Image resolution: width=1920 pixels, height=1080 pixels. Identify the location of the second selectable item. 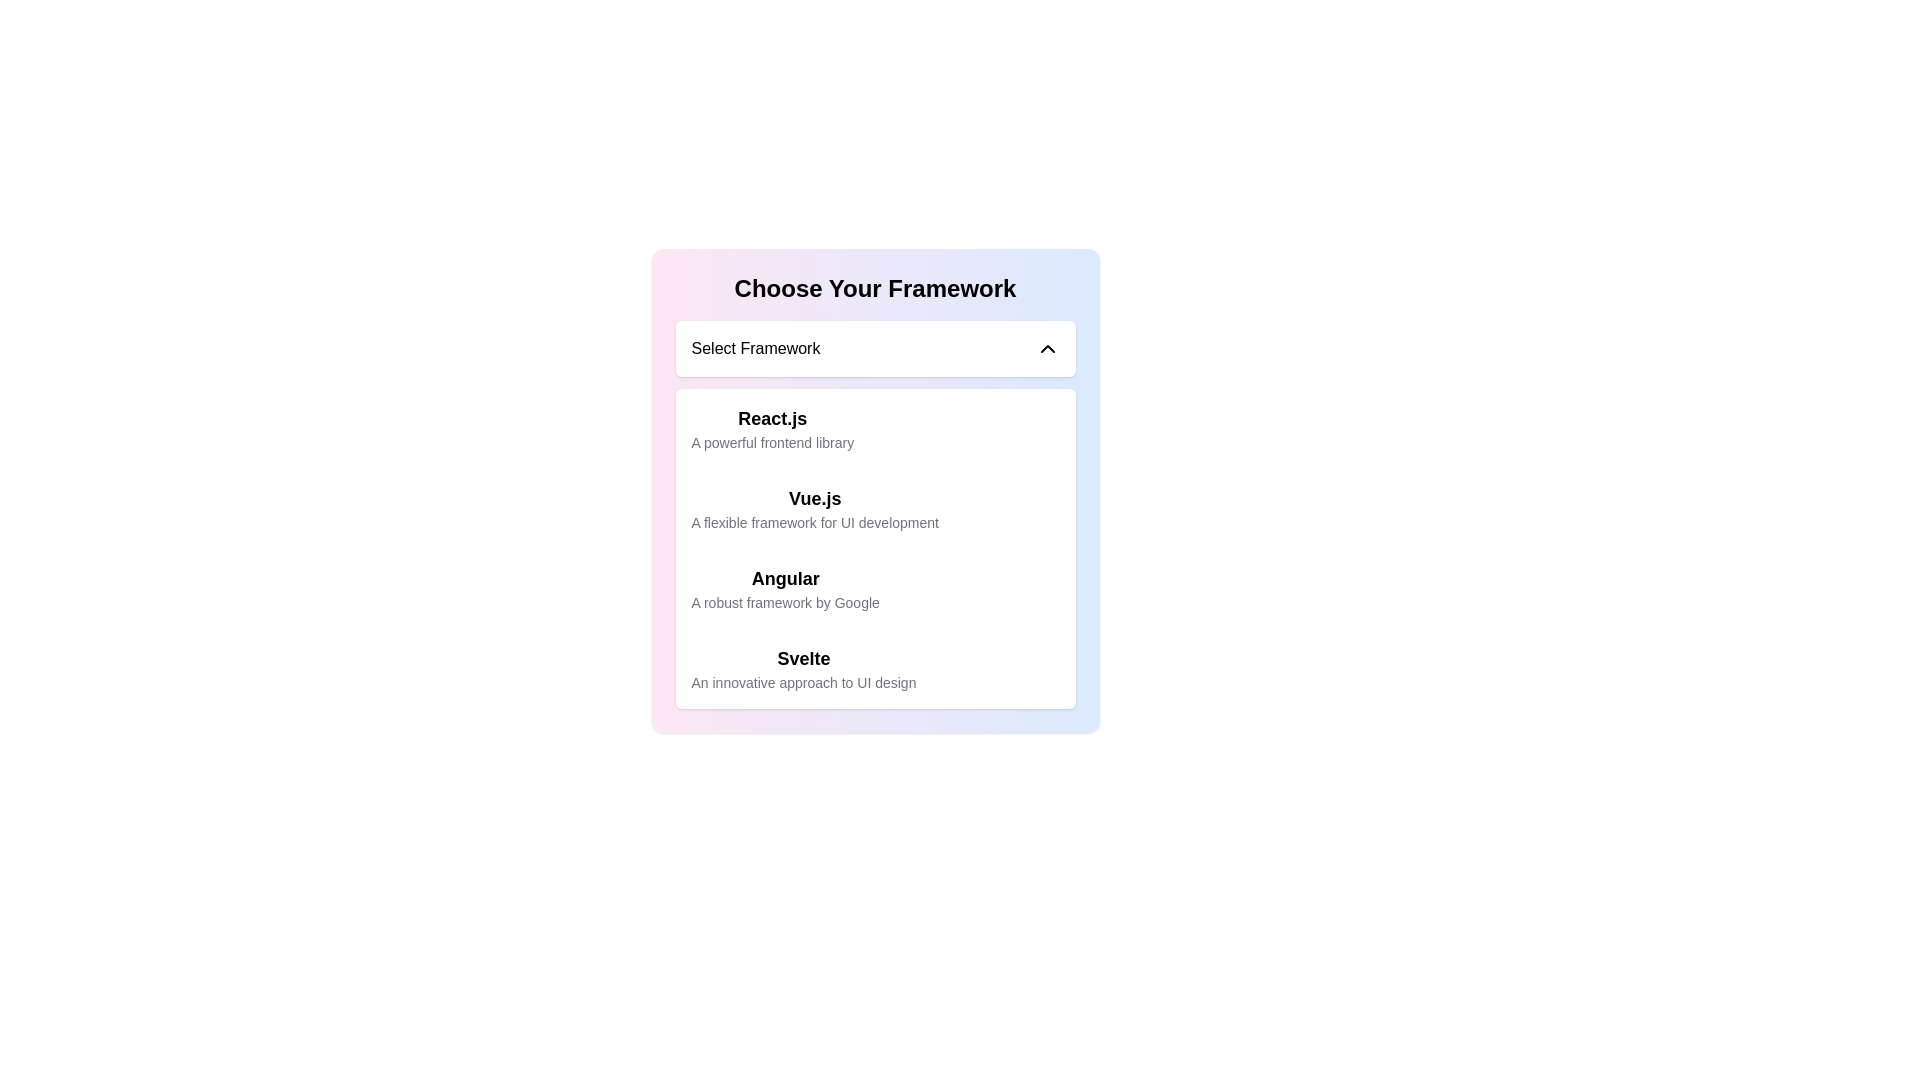
(815, 508).